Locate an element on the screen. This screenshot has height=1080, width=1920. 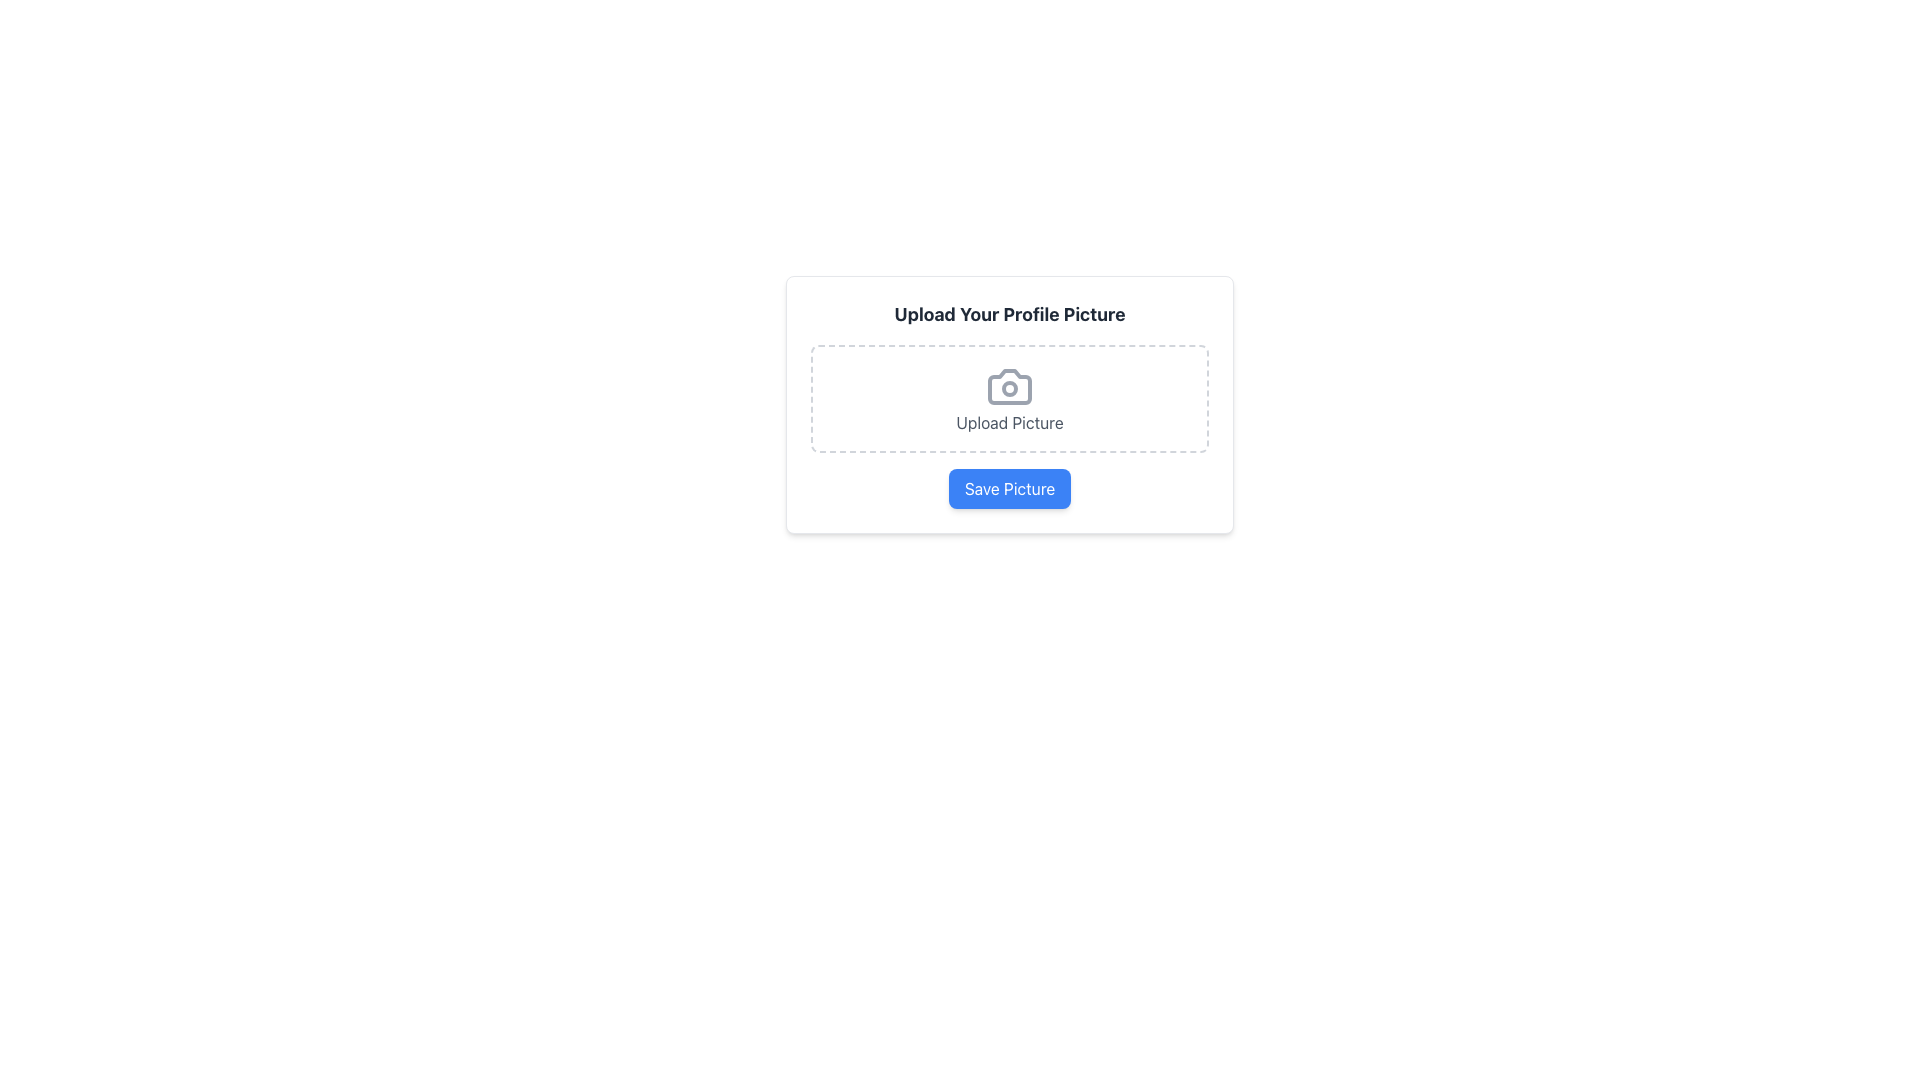
the central dashed area of the profile picture upload widget to upload a picture is located at coordinates (1009, 405).